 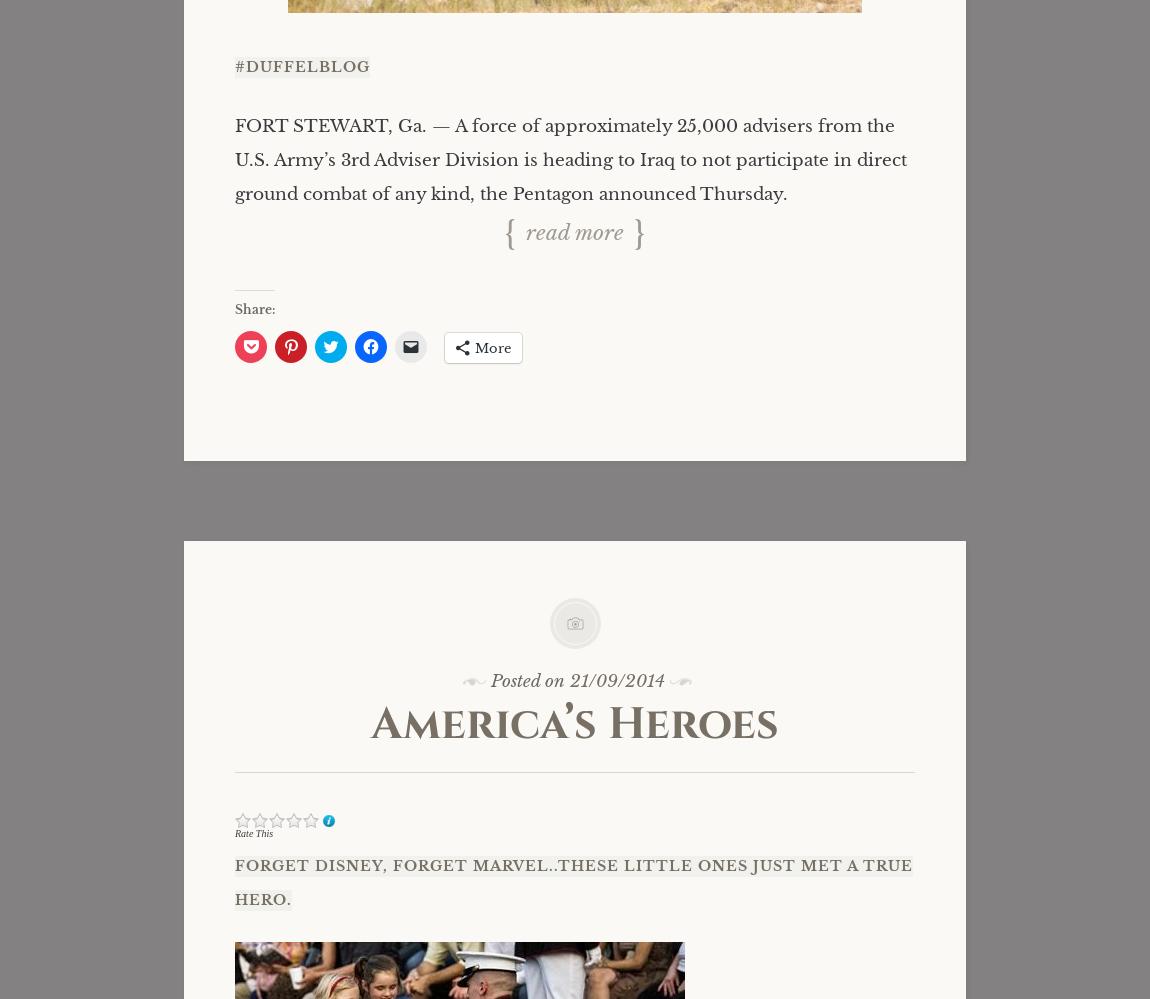 I want to click on 'America’s Heroes', so click(x=370, y=723).